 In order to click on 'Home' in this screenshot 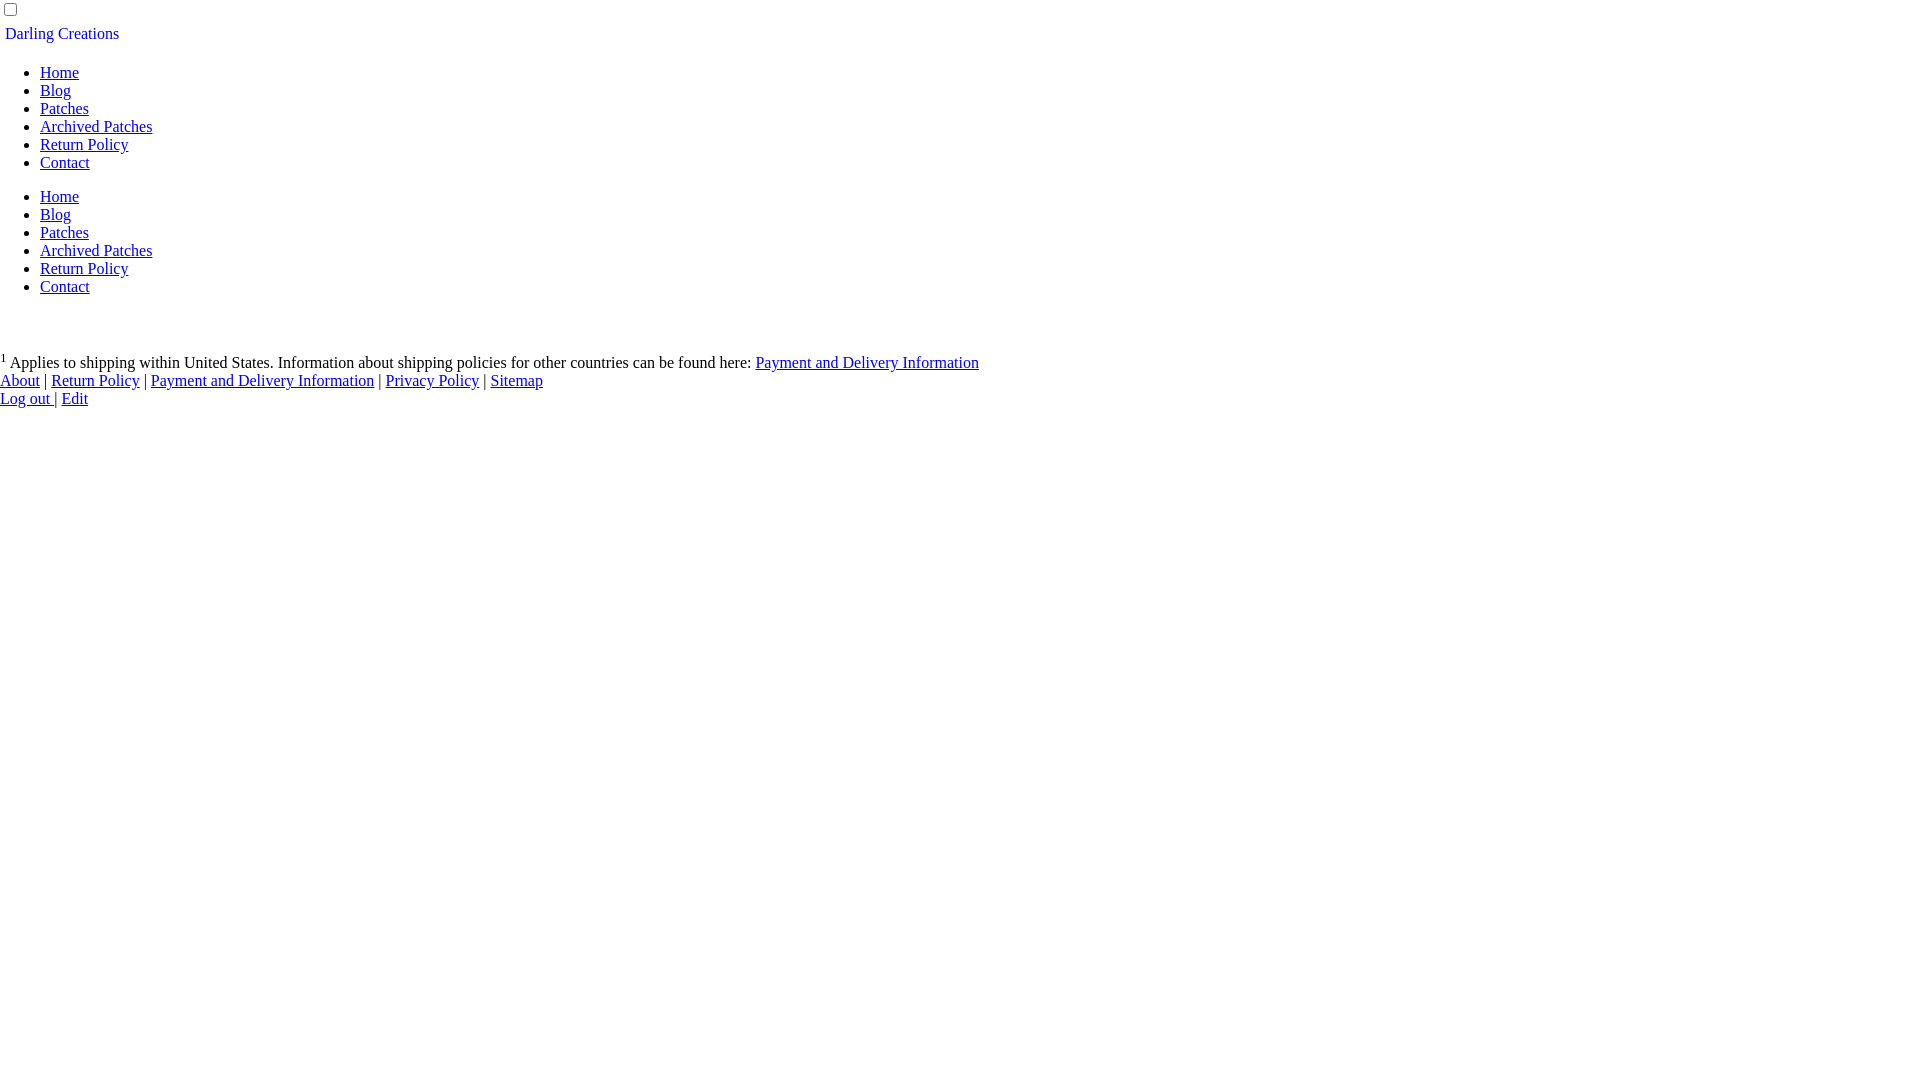, I will do `click(59, 71)`.